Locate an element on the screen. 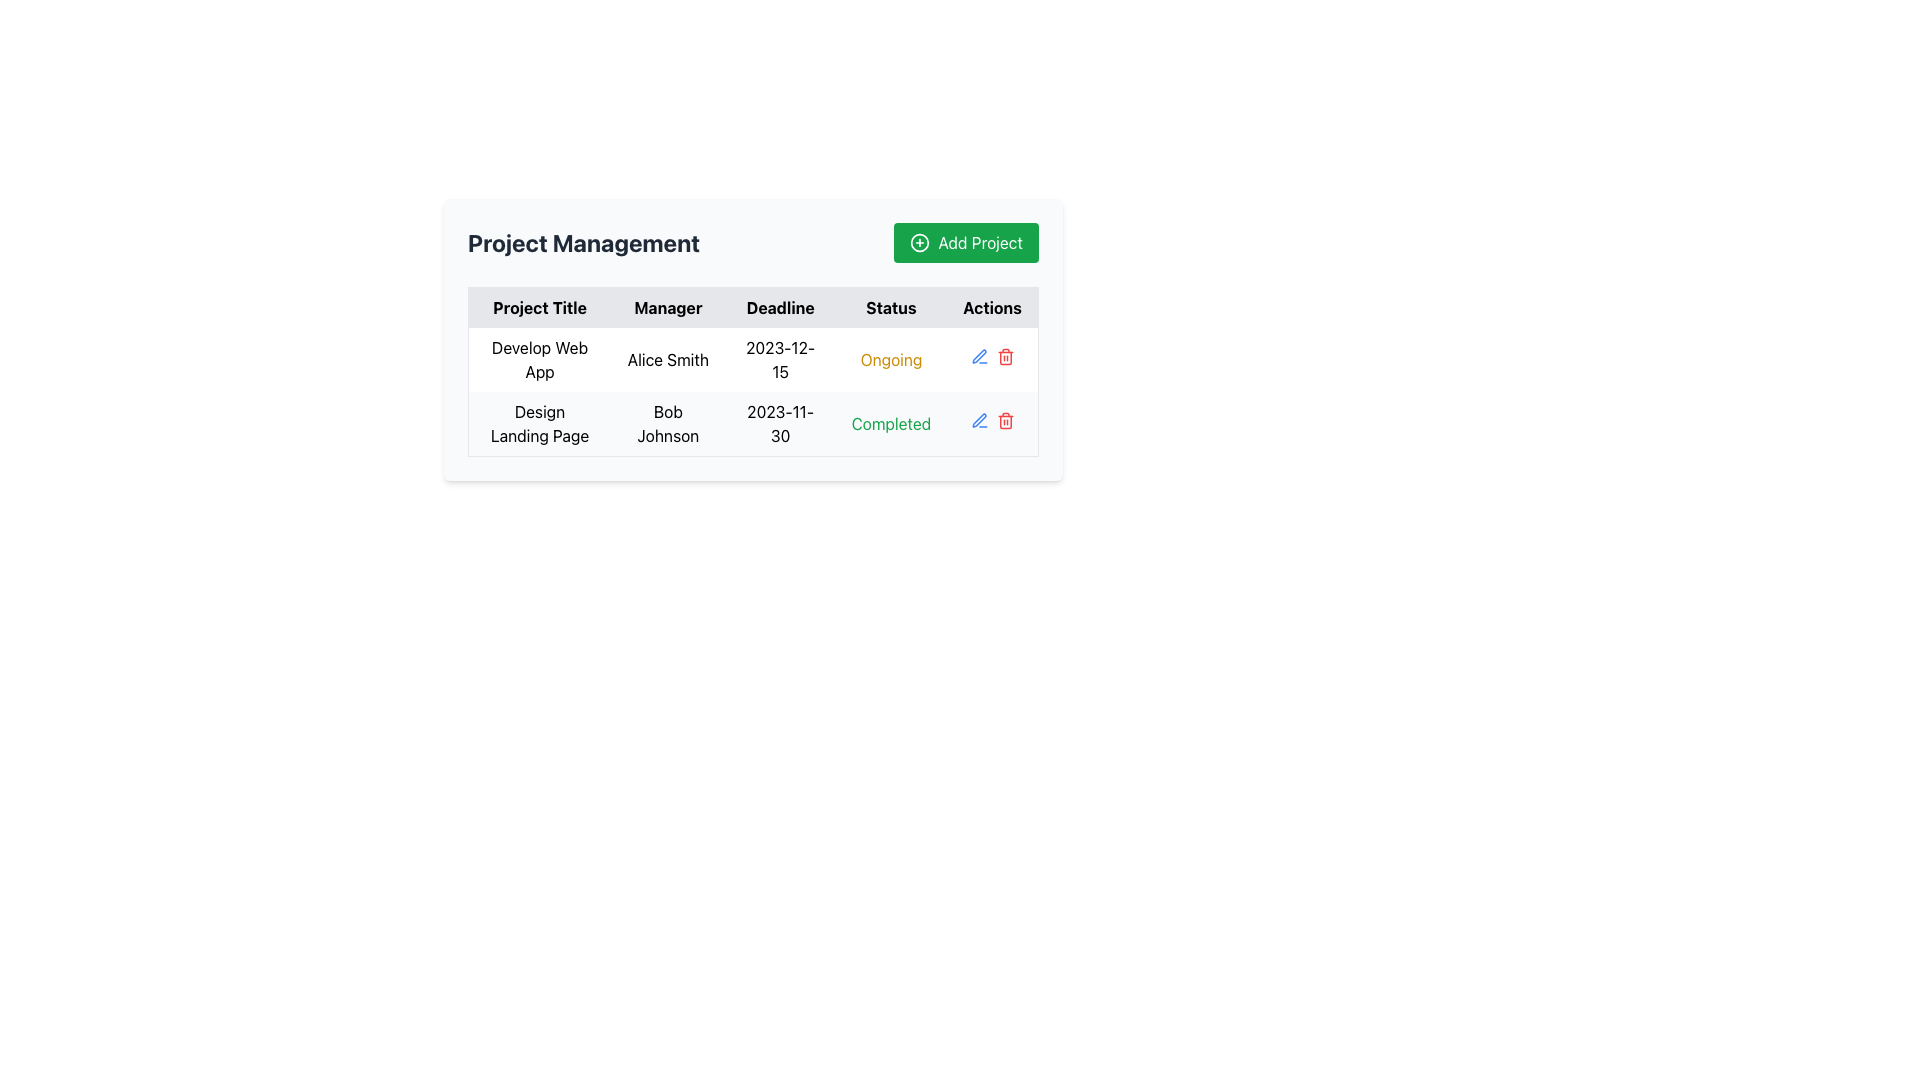  the first pen-shaped blue icon button in the 'Actions' column for the project 'Develop Web App' with 'Ongoing' status is located at coordinates (979, 419).